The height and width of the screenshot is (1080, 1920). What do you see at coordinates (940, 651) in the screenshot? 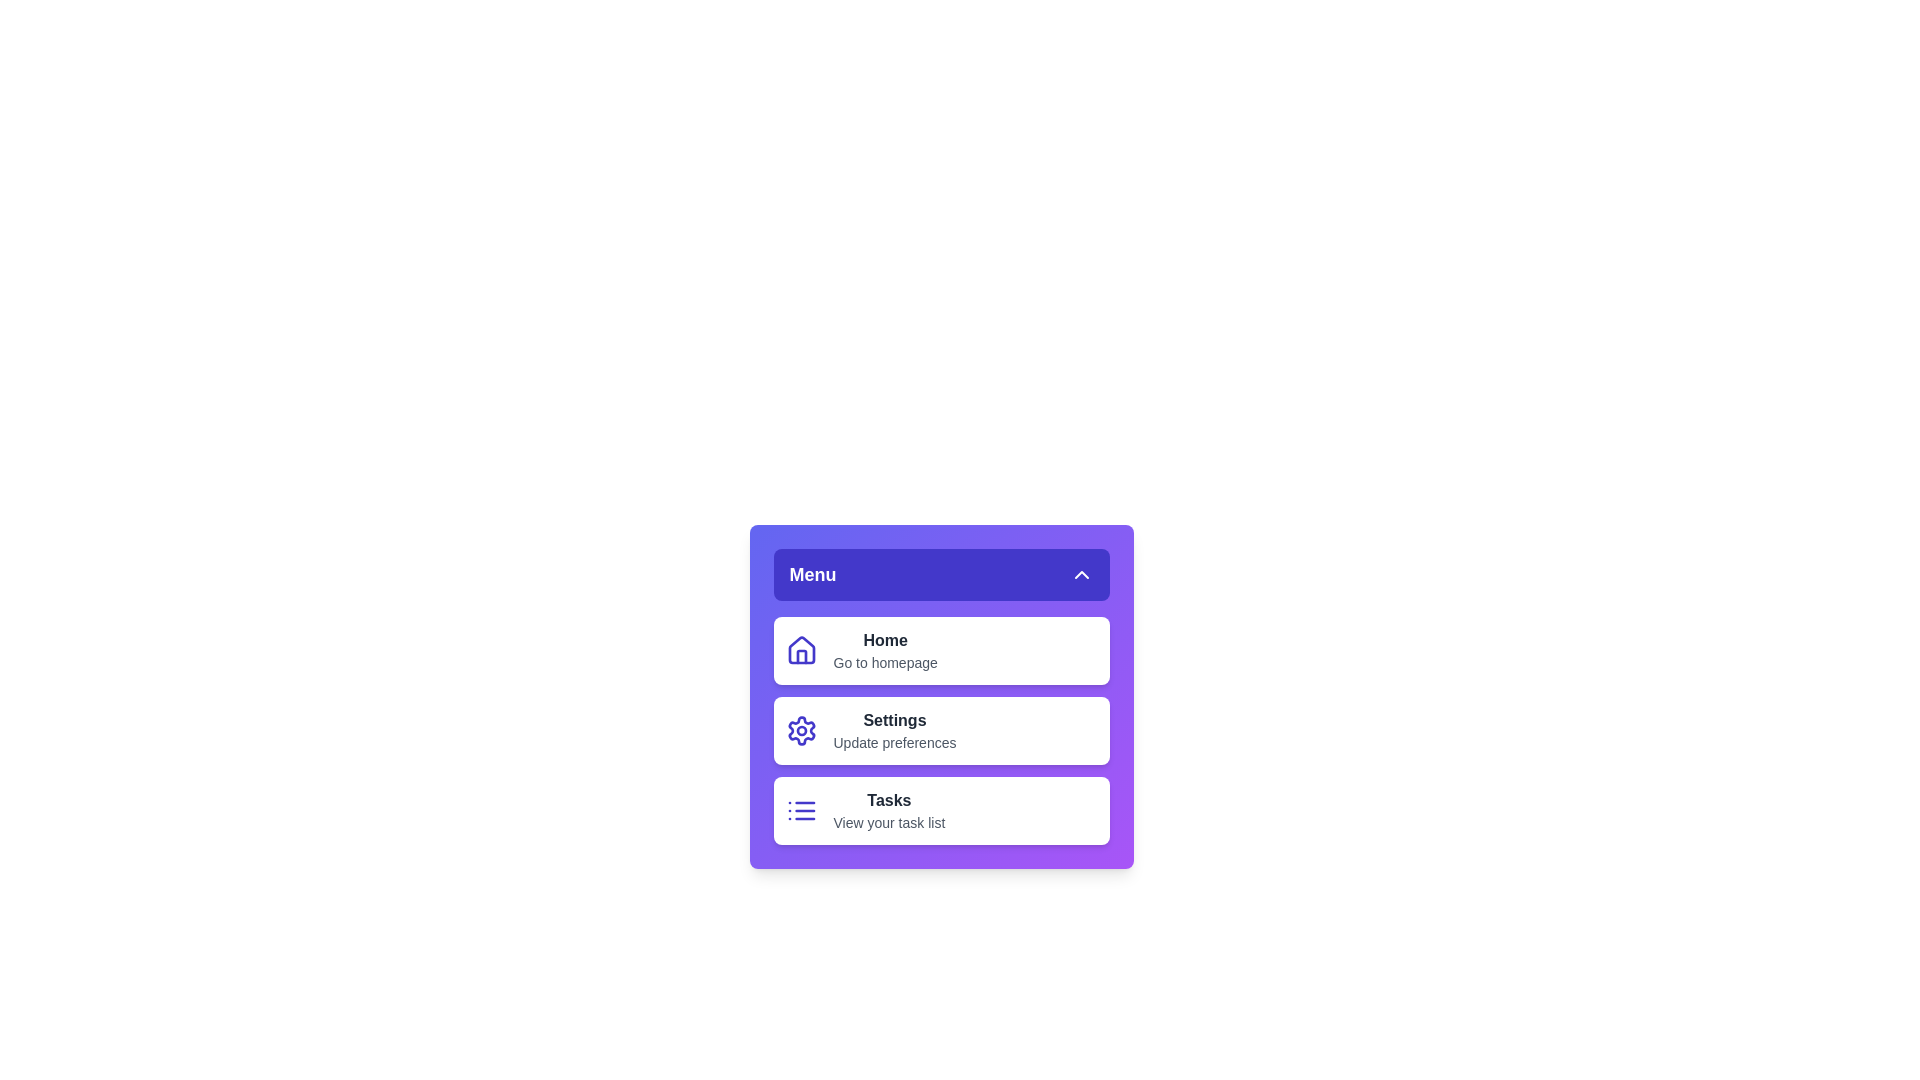
I see `the menu item labeled Home to observe its hover effect` at bounding box center [940, 651].